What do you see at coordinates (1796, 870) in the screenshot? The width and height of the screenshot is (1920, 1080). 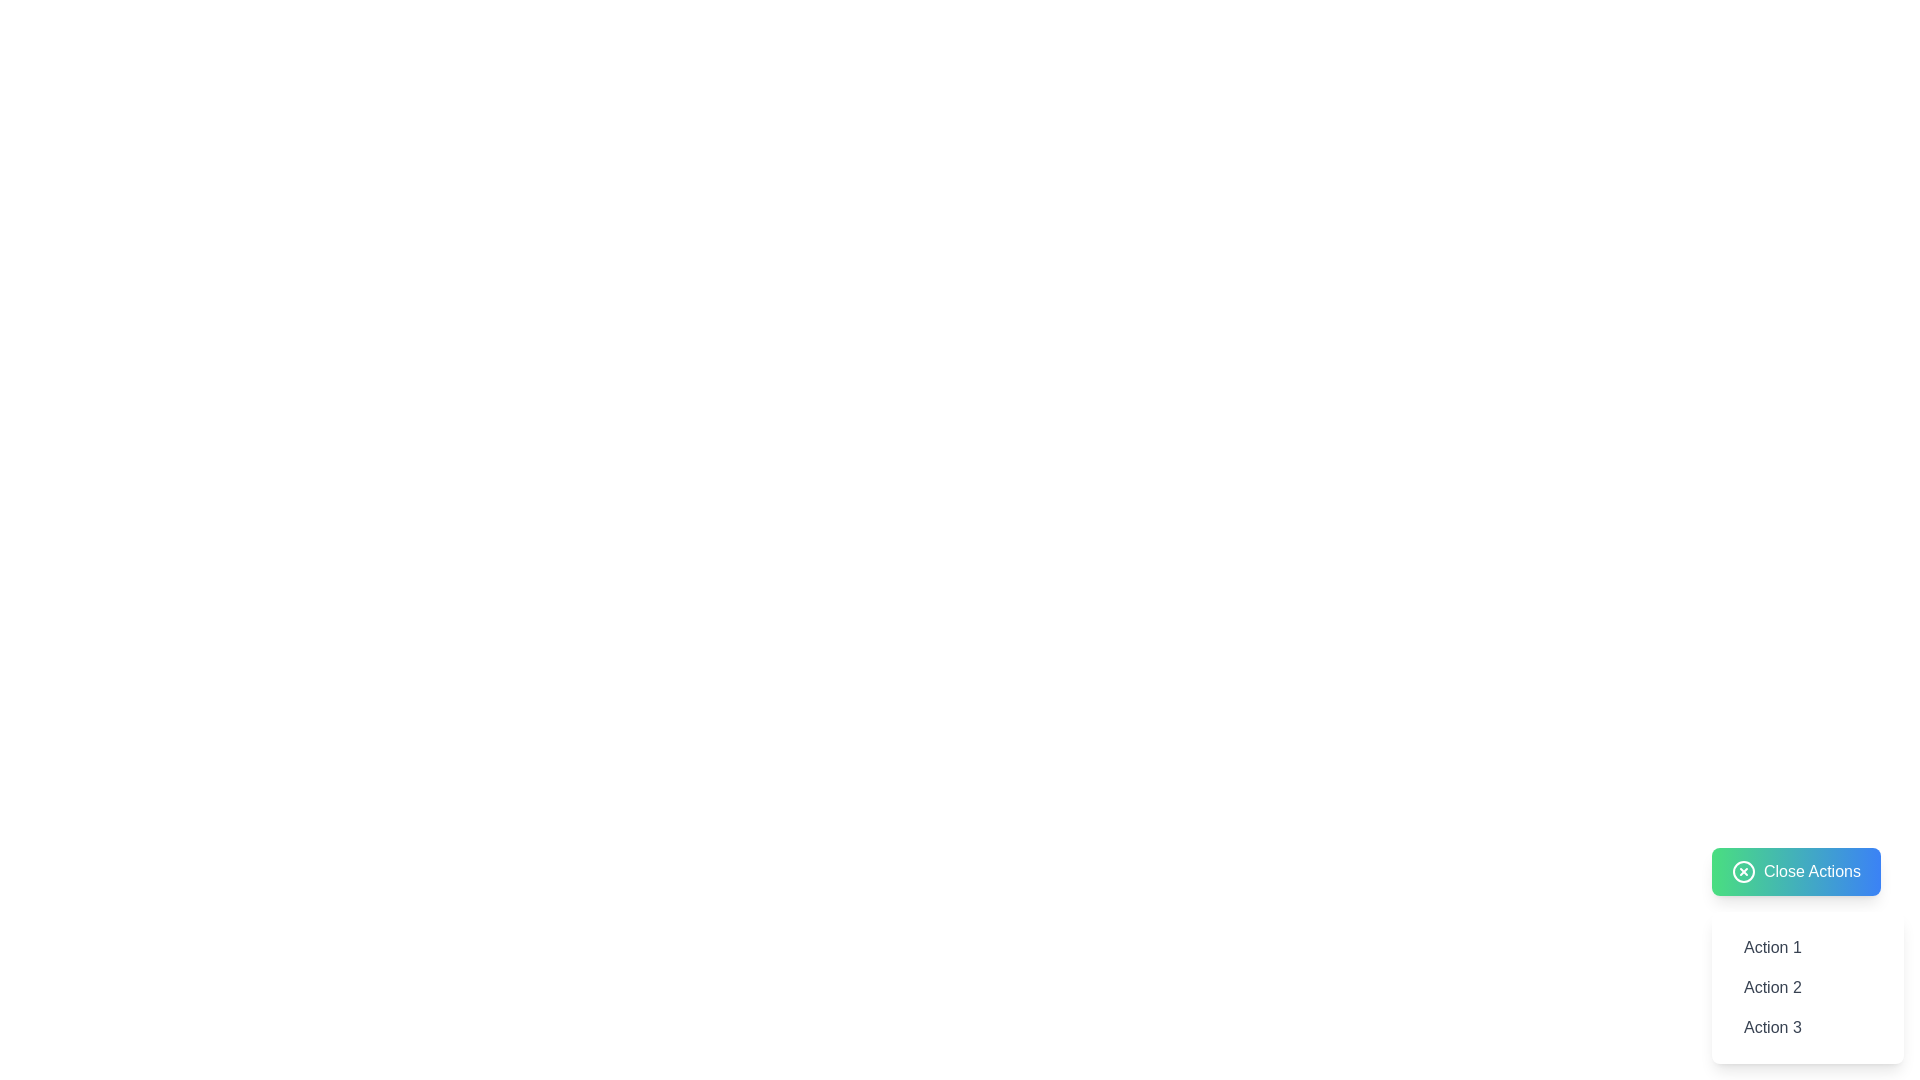 I see `the close button located in the bottom-right corner of the interface` at bounding box center [1796, 870].